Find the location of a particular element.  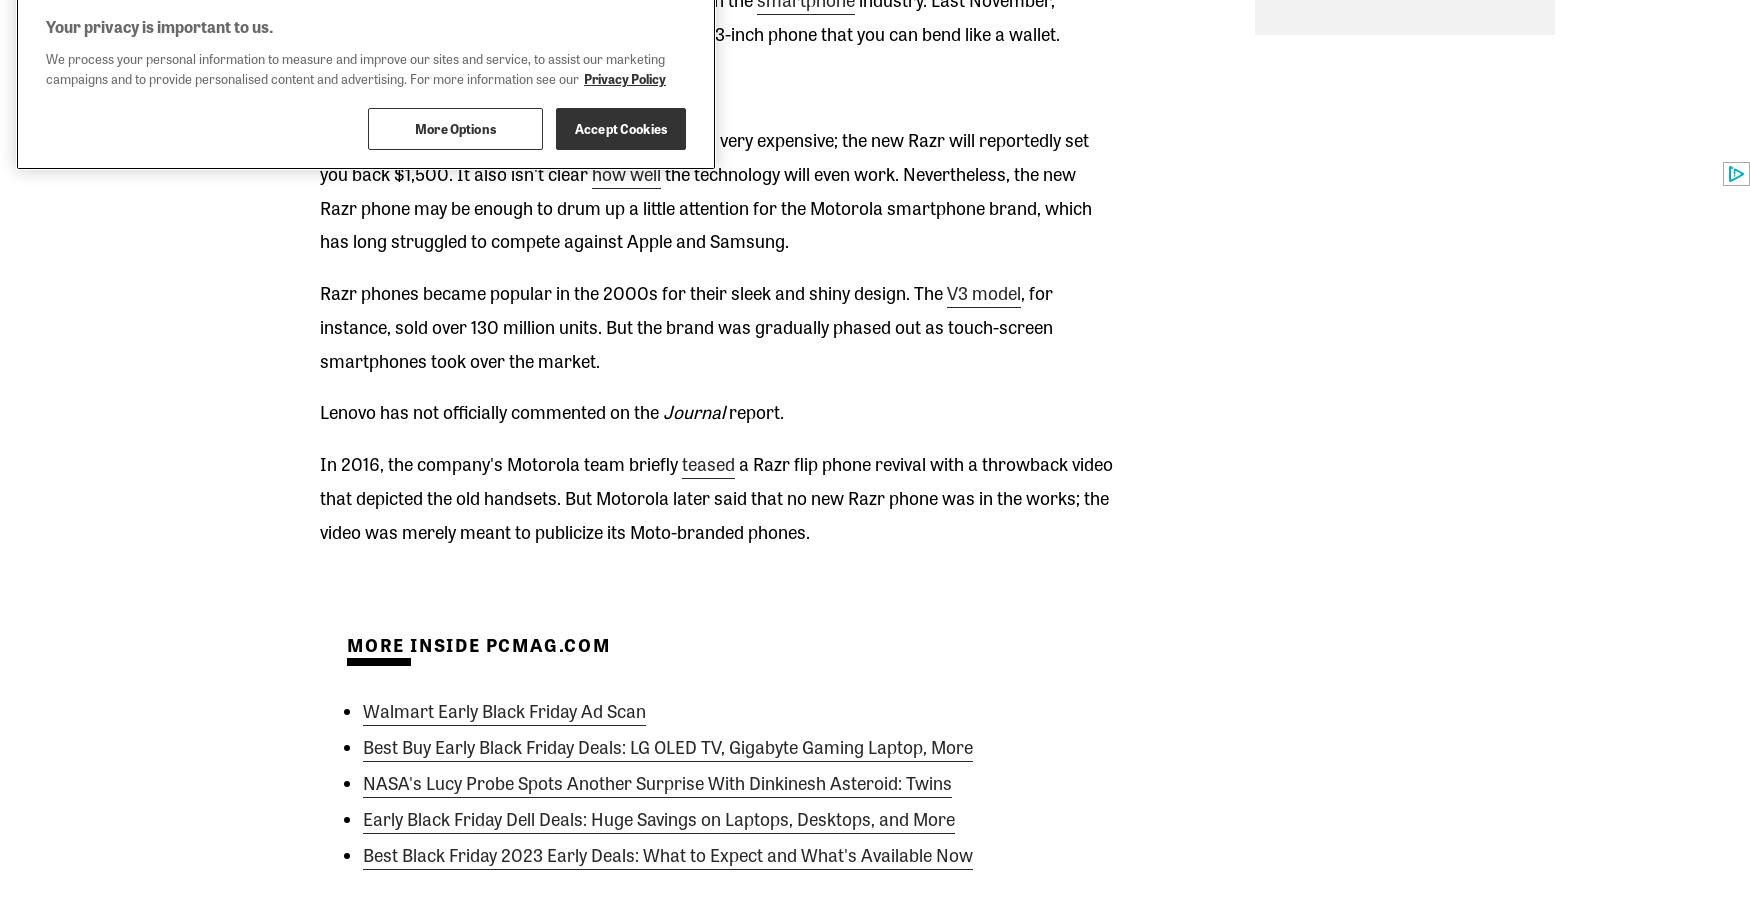

'Journal' is located at coordinates (693, 410).